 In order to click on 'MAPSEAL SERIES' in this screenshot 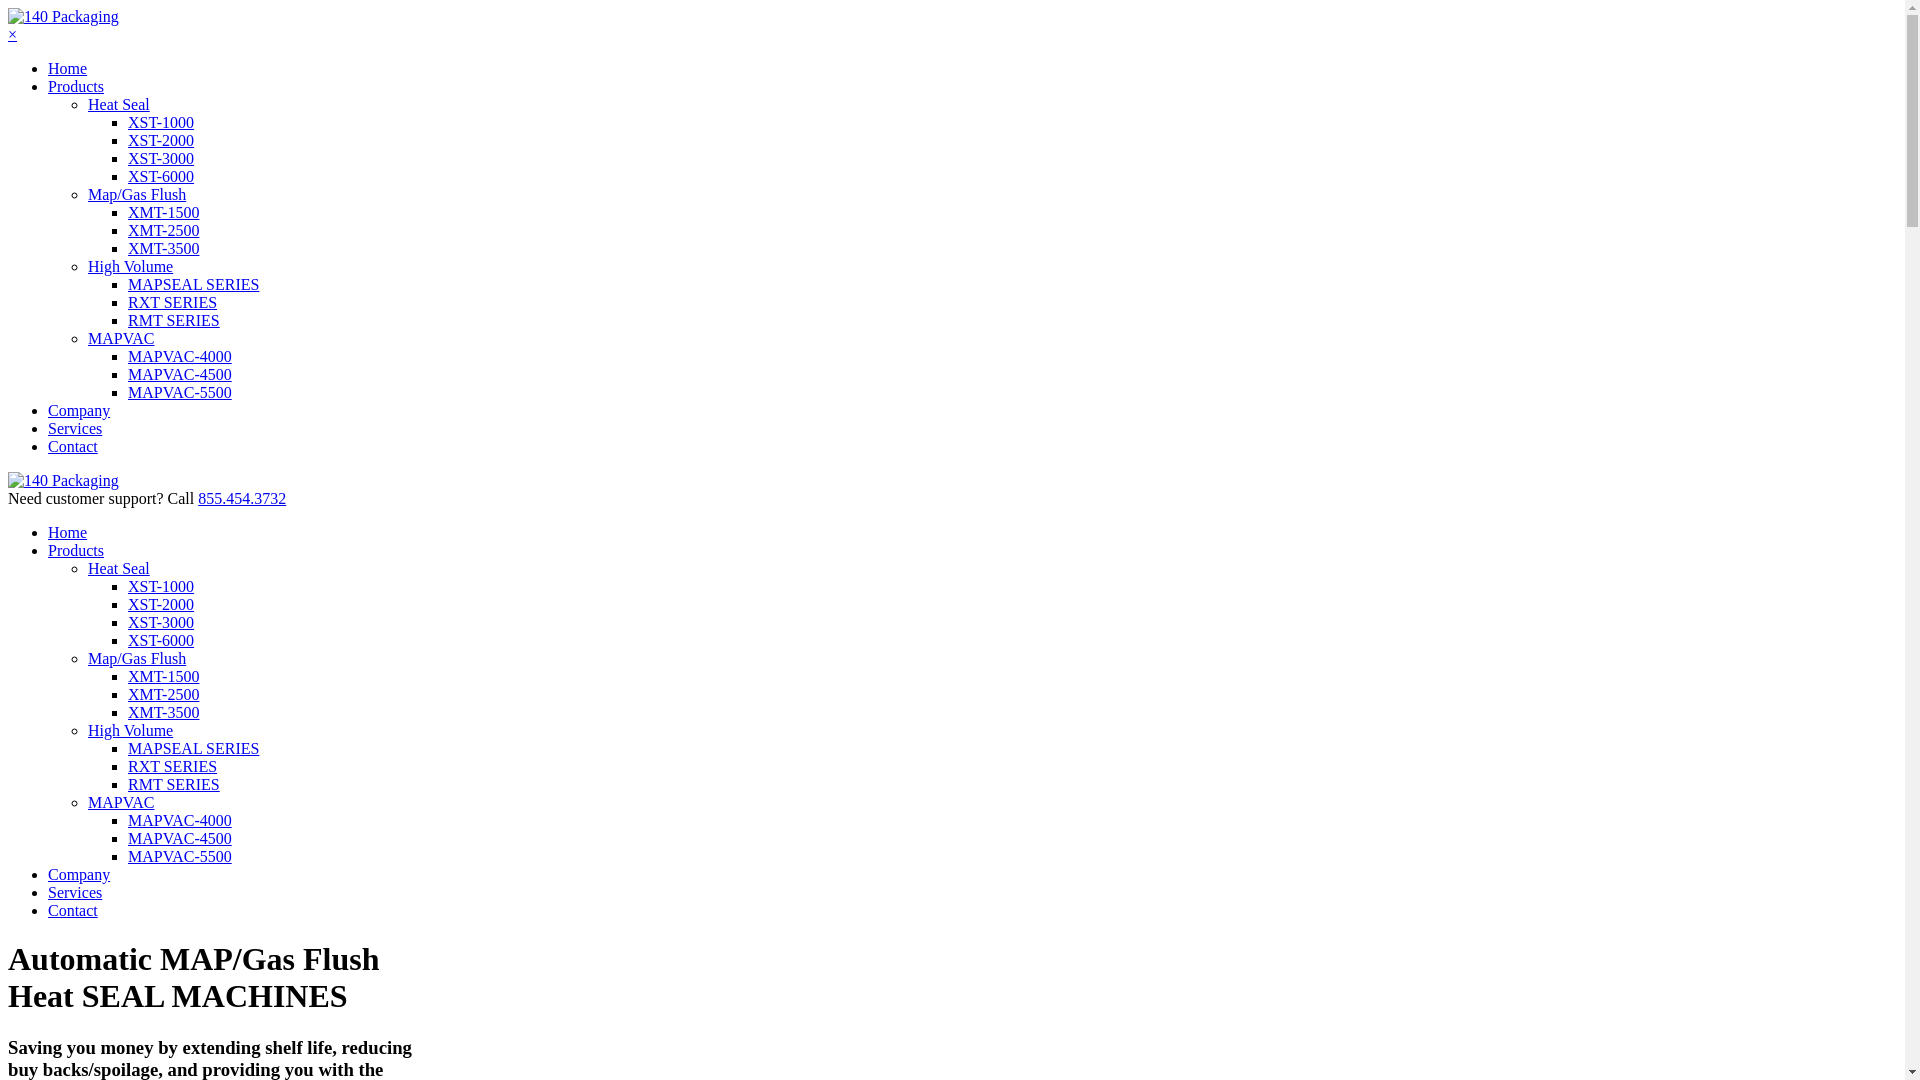, I will do `click(193, 748)`.